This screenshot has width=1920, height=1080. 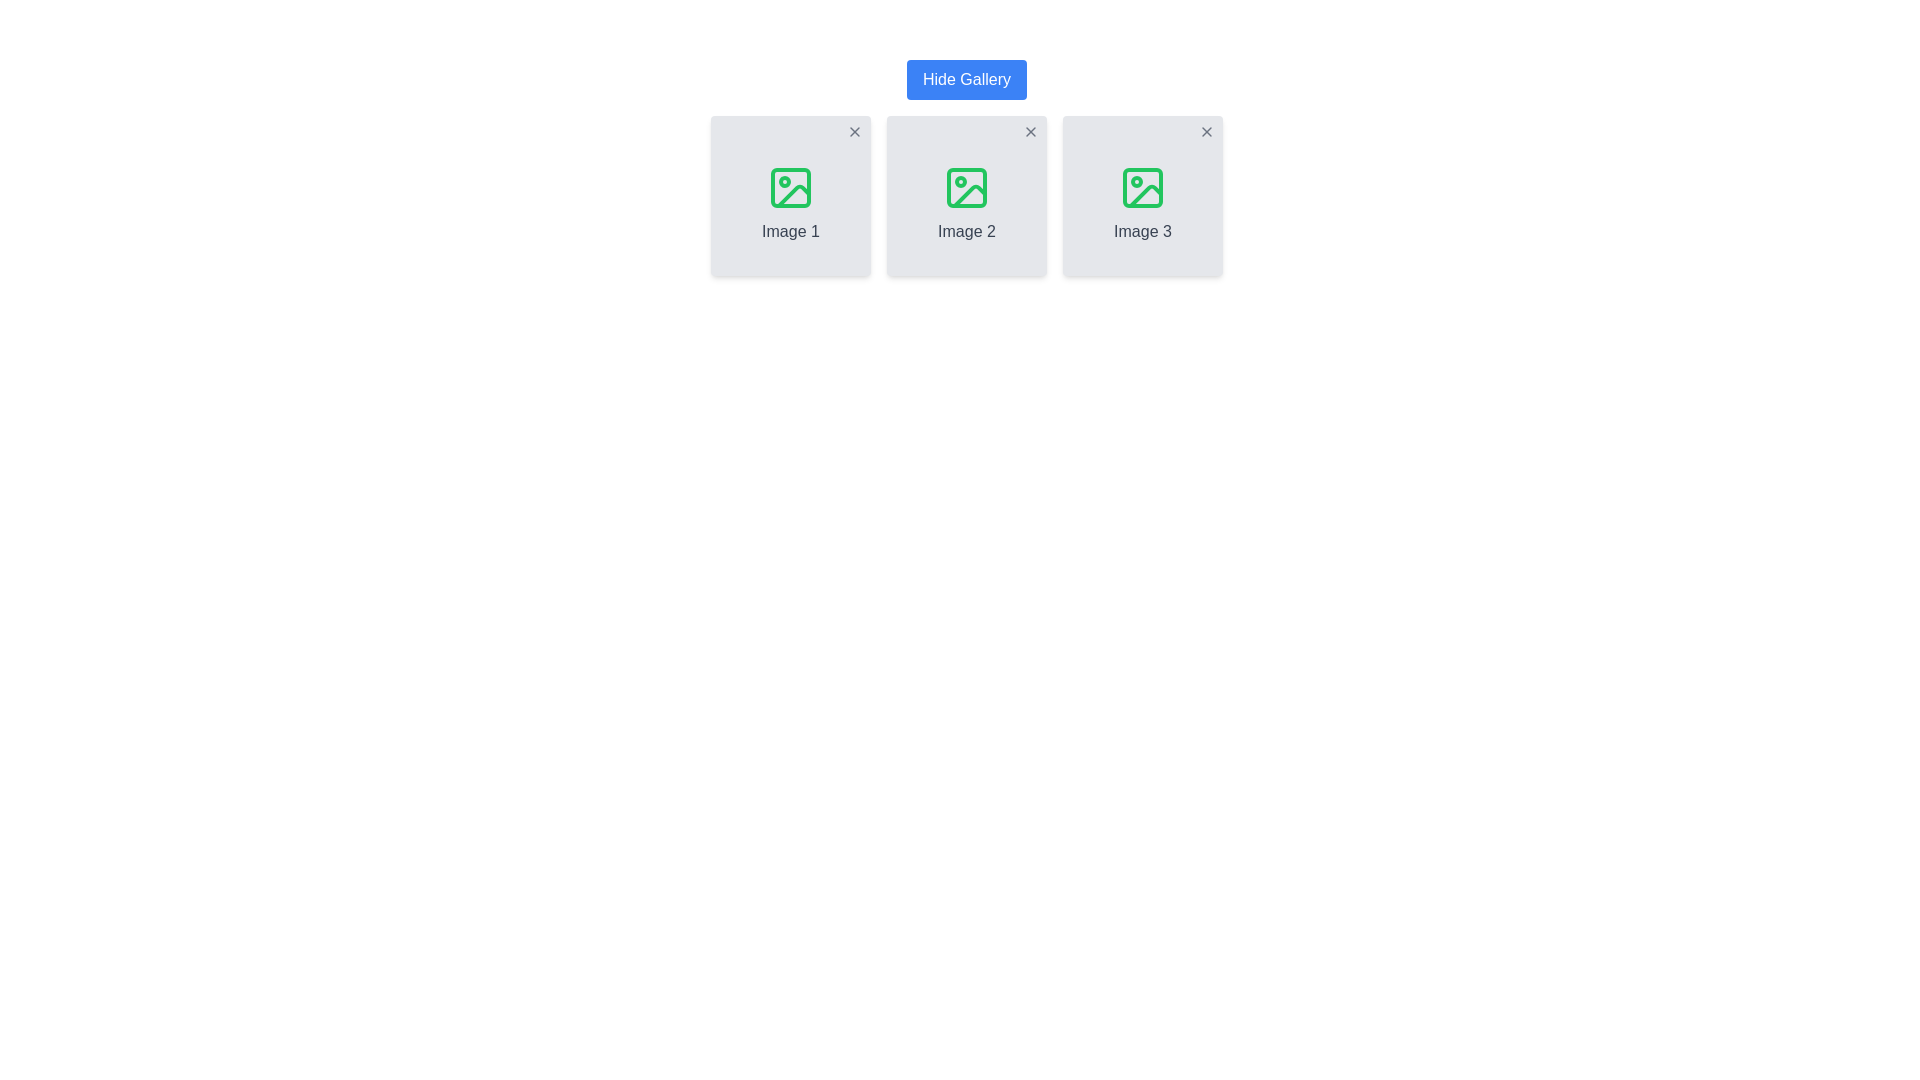 I want to click on the SVG graphic icon resembling an image placeholder with a green outline, which is centered in the first card of the main gallery, positioned beneath the close button and above the 'Image 1' label, so click(x=790, y=188).